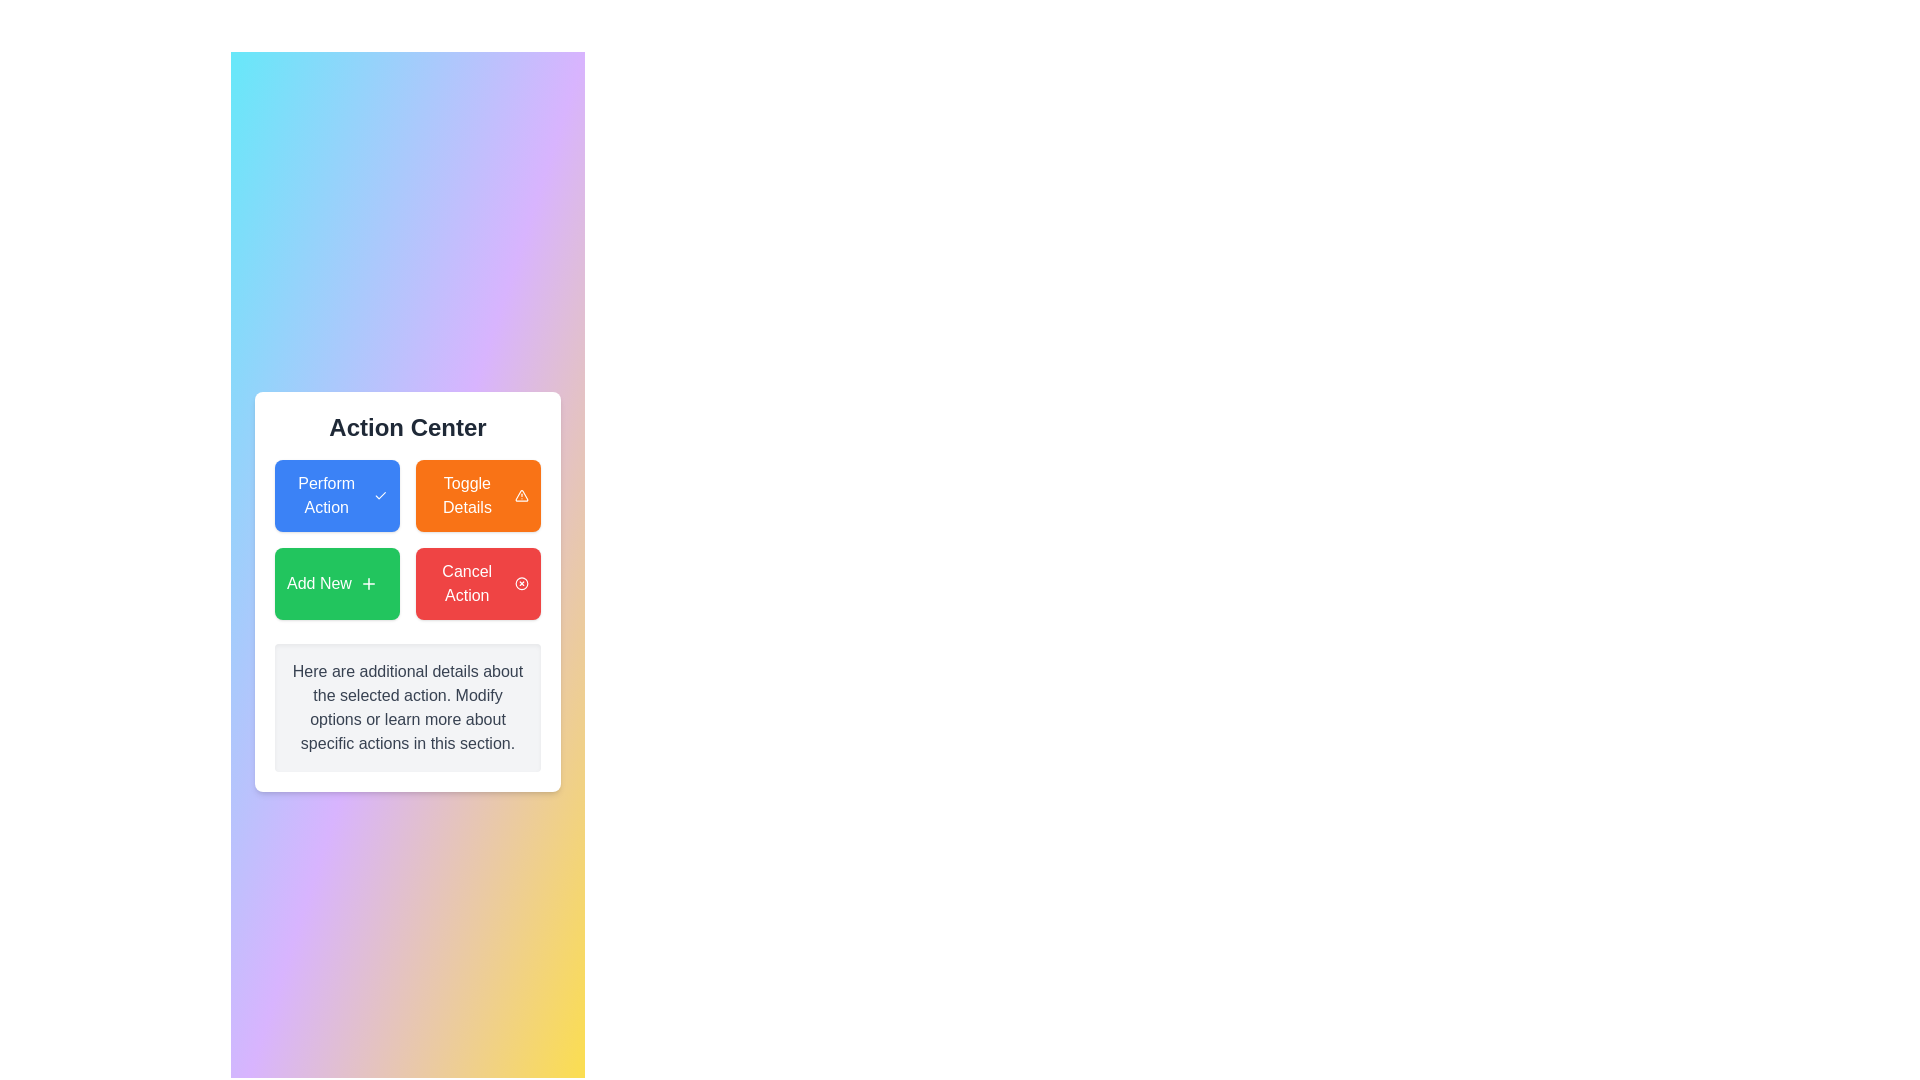  What do you see at coordinates (521, 583) in the screenshot?
I see `the cancel icon located at the top-right corner of the 'Cancel Action' button` at bounding box center [521, 583].